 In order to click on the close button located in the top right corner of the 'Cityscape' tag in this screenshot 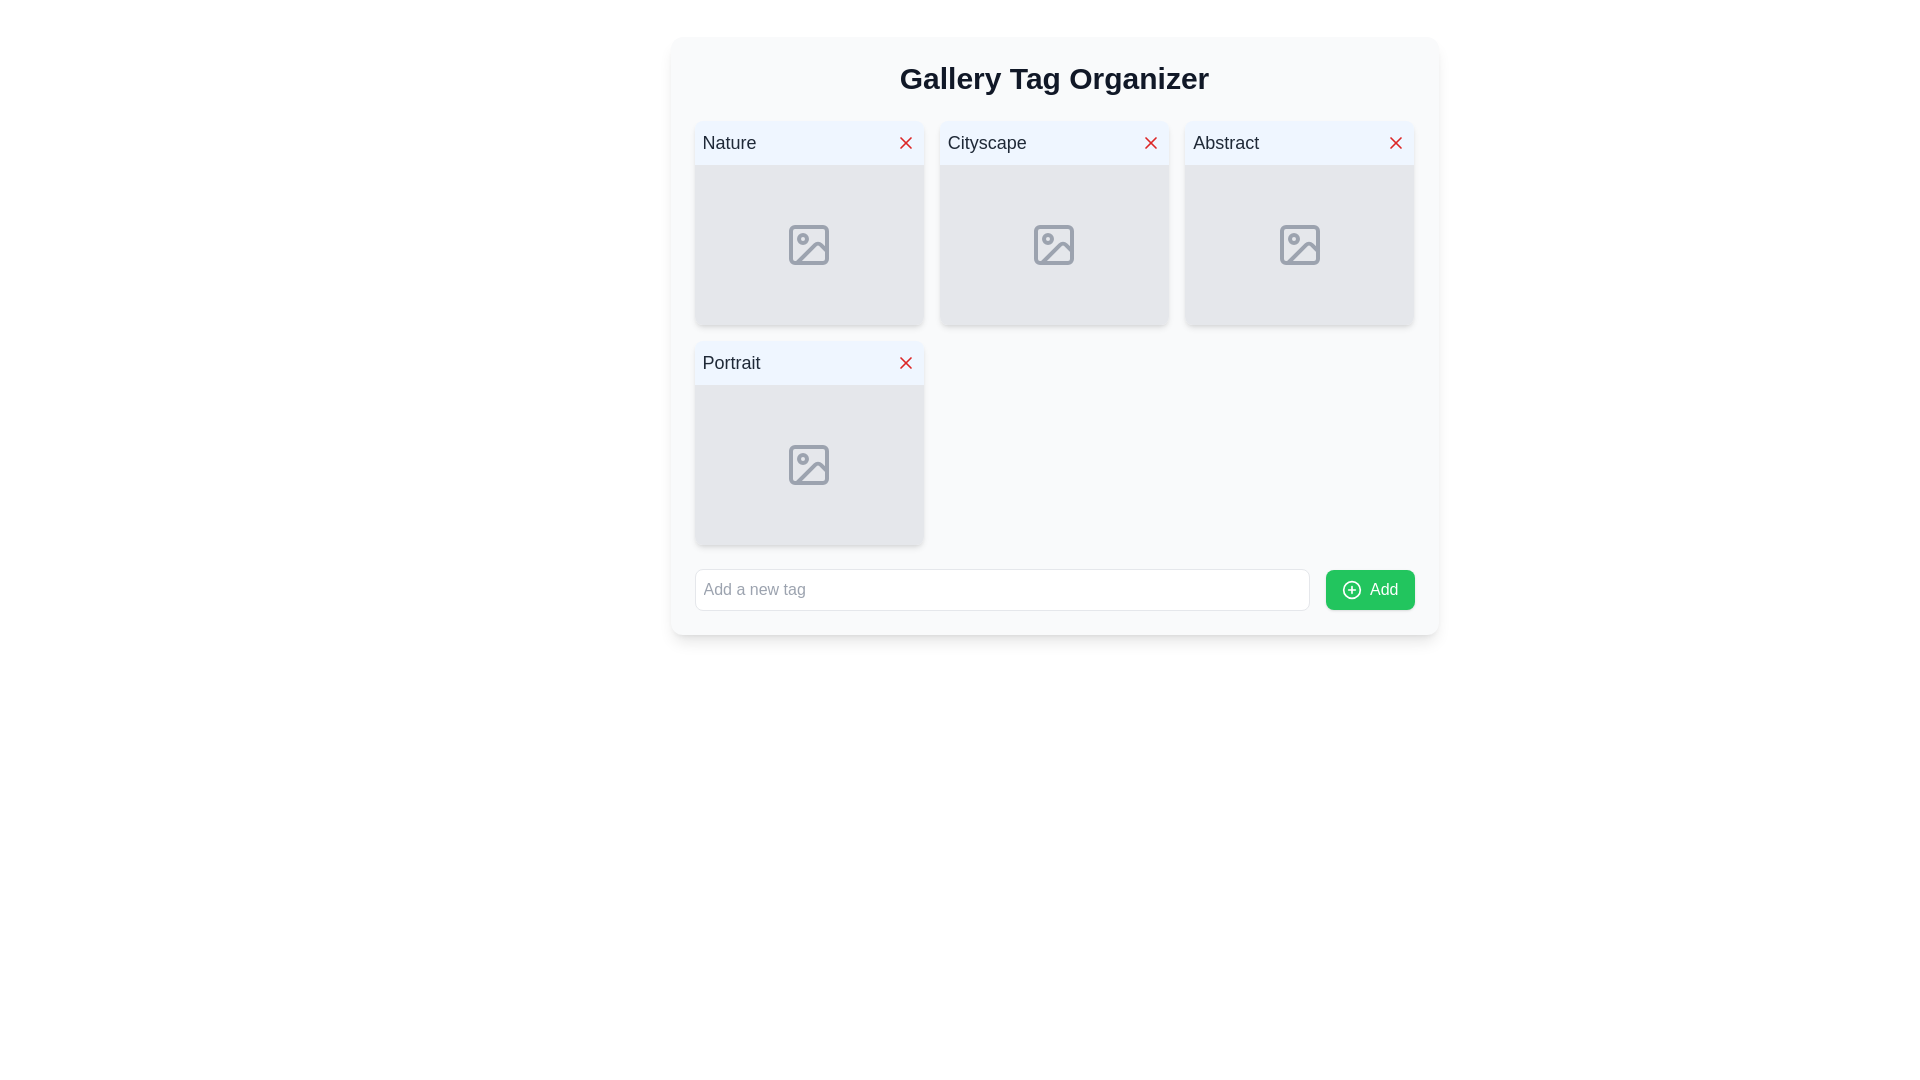, I will do `click(1151, 141)`.